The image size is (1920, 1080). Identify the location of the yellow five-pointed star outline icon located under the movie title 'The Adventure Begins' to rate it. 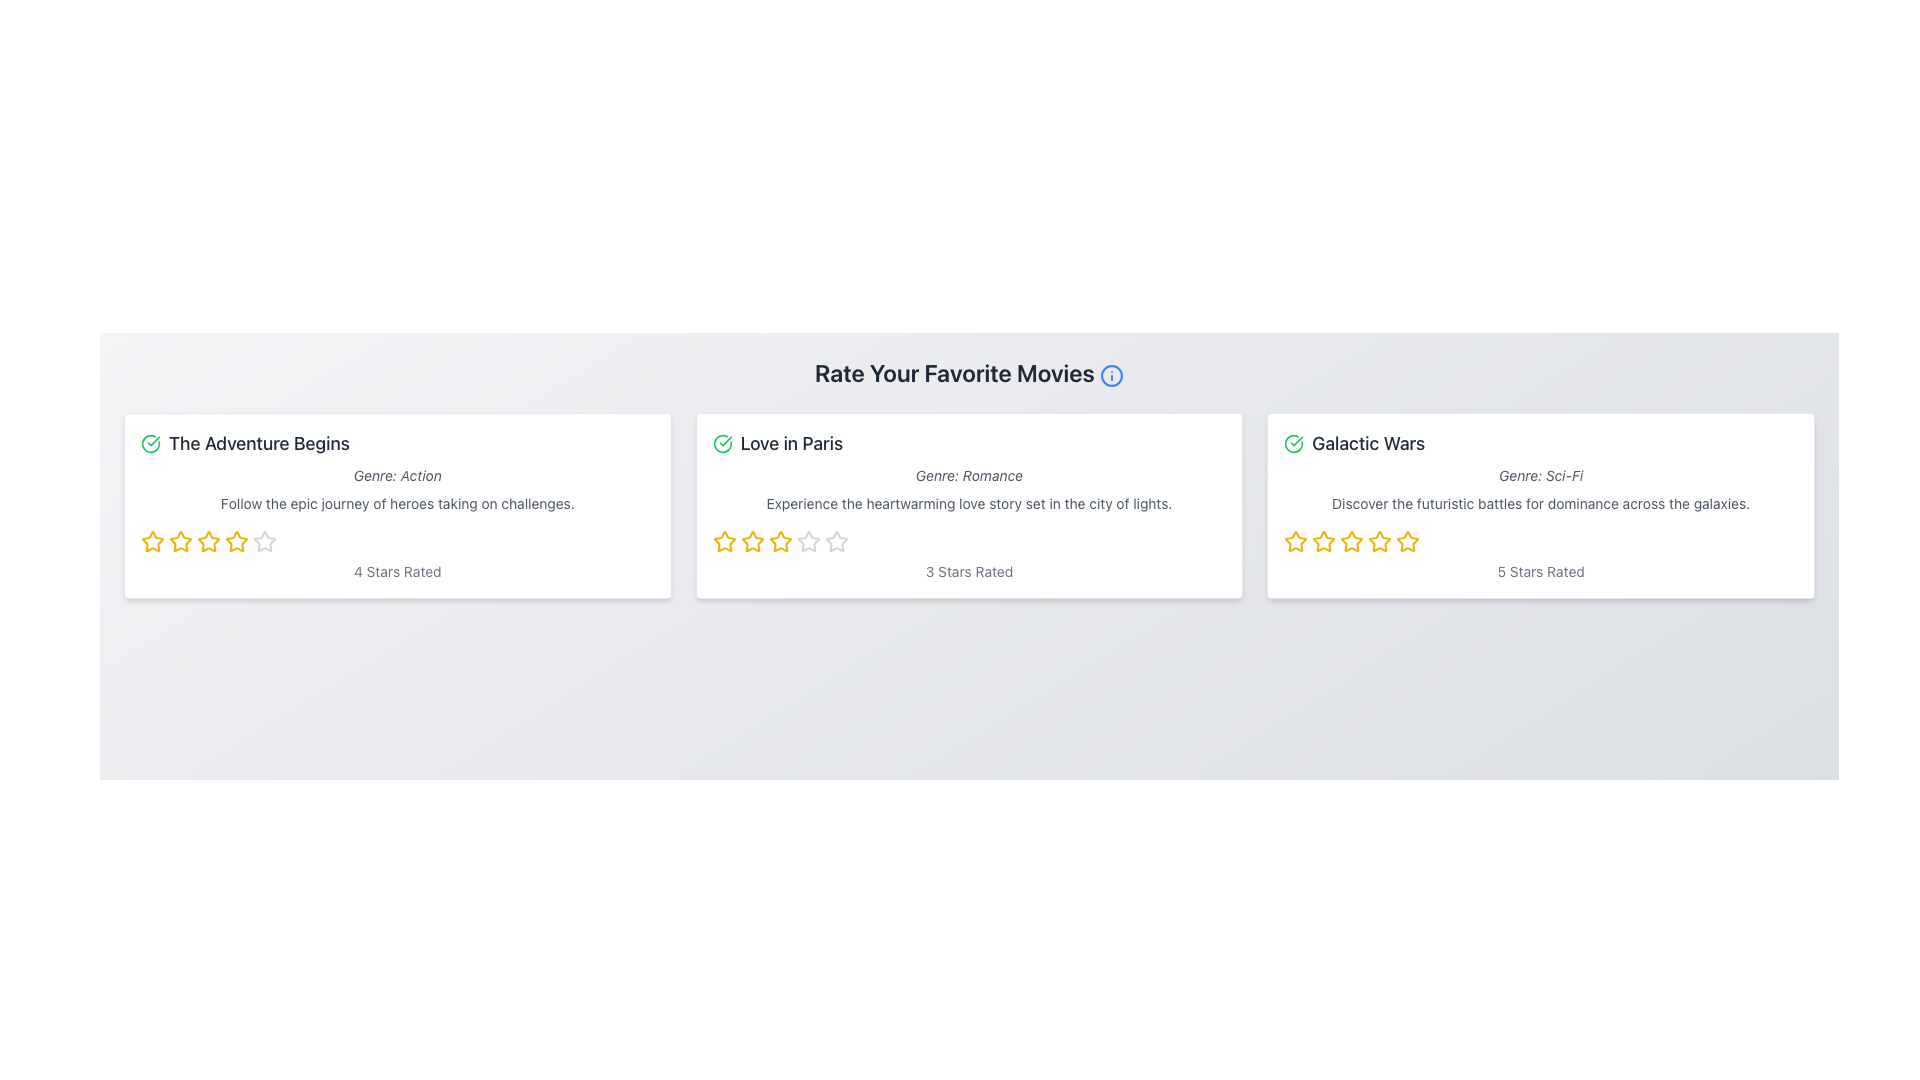
(235, 540).